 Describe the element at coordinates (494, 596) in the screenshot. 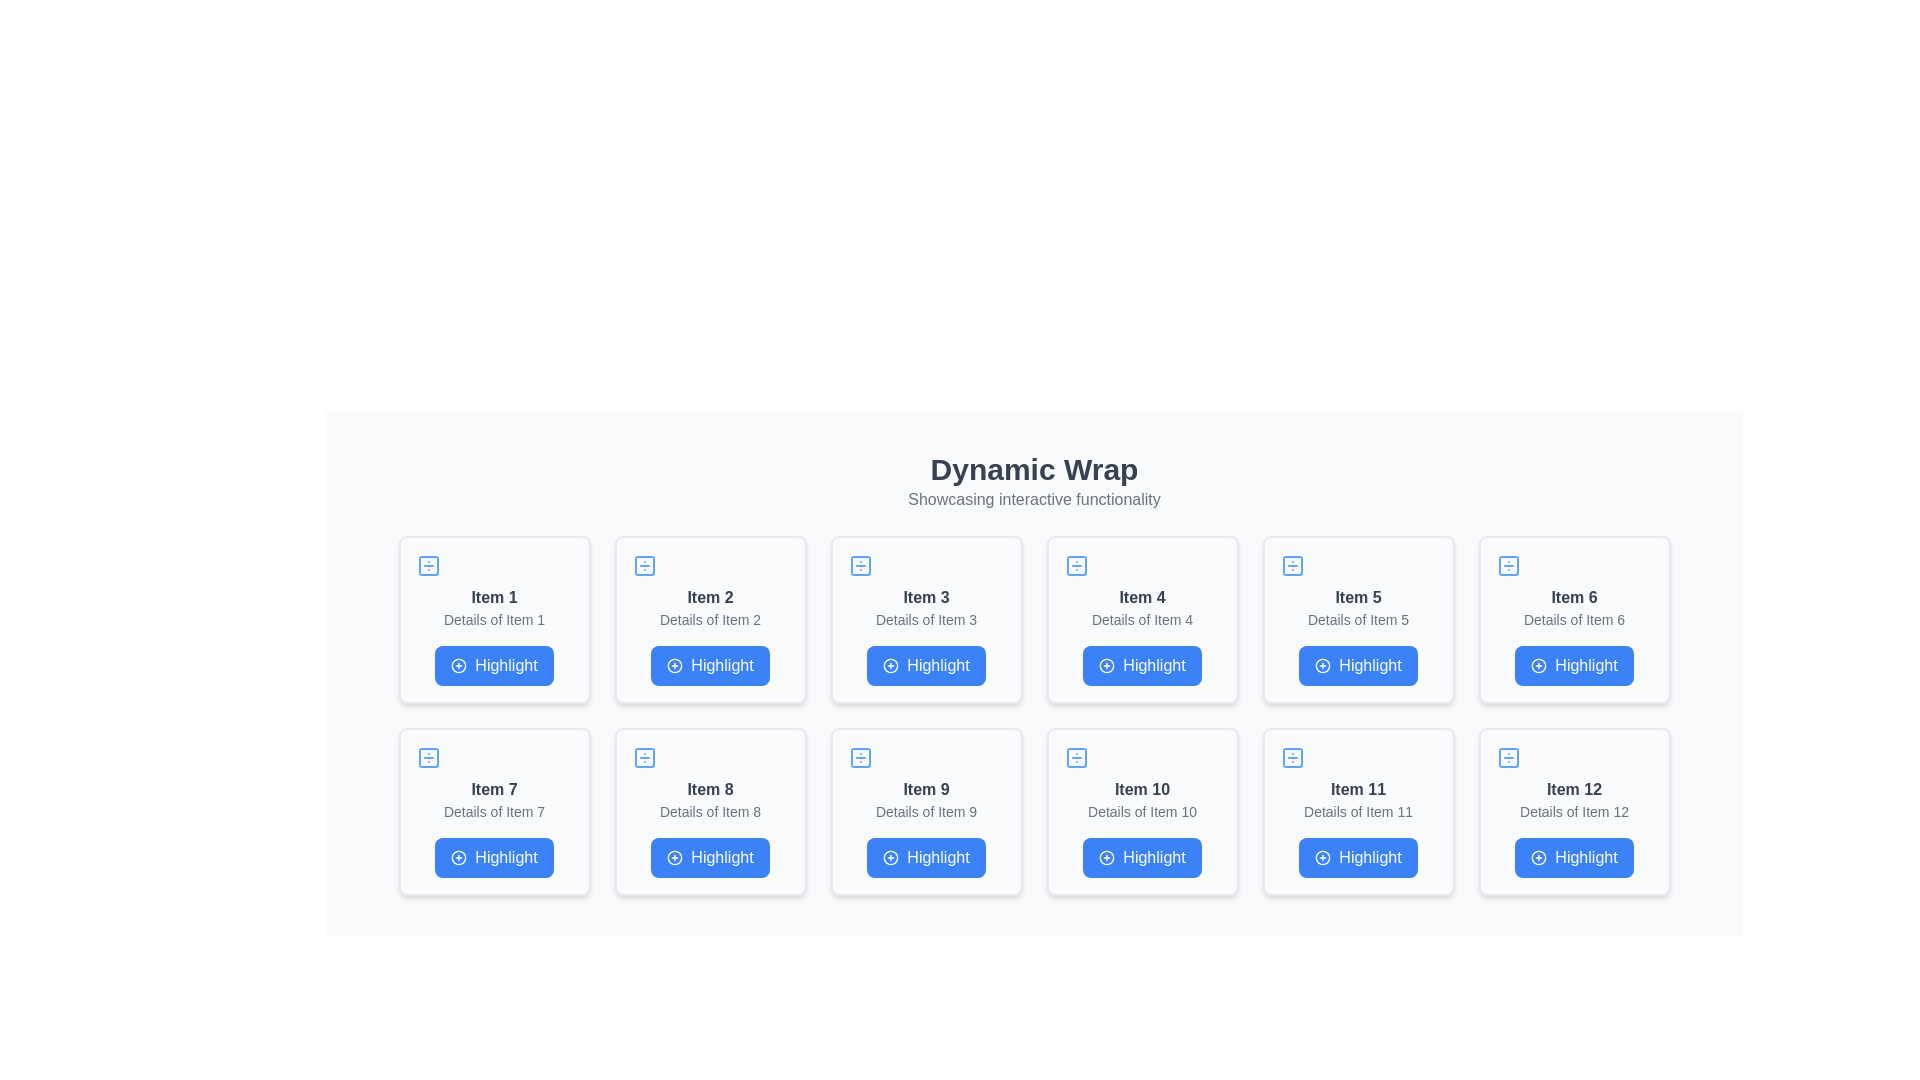

I see `text 'Item 1' from the label located at the top of the first card in the grid layout` at that location.